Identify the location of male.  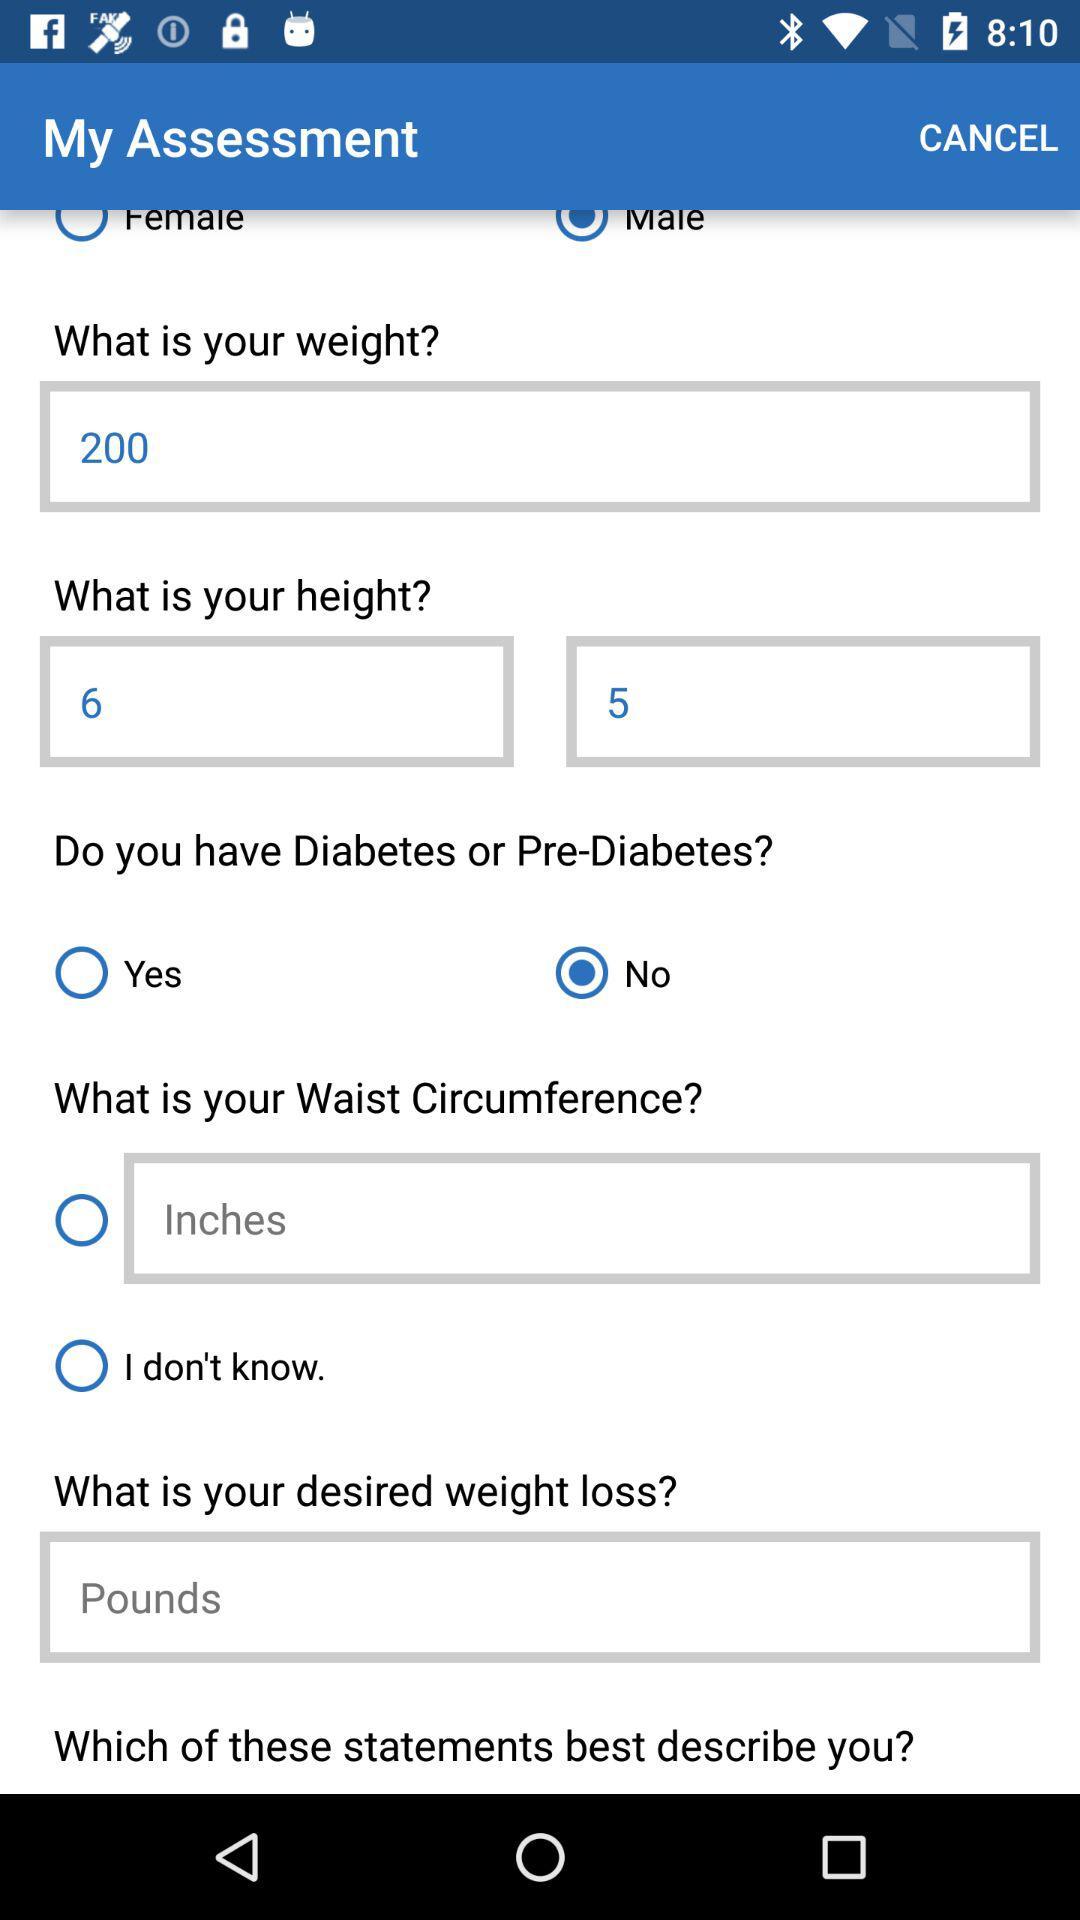
(789, 233).